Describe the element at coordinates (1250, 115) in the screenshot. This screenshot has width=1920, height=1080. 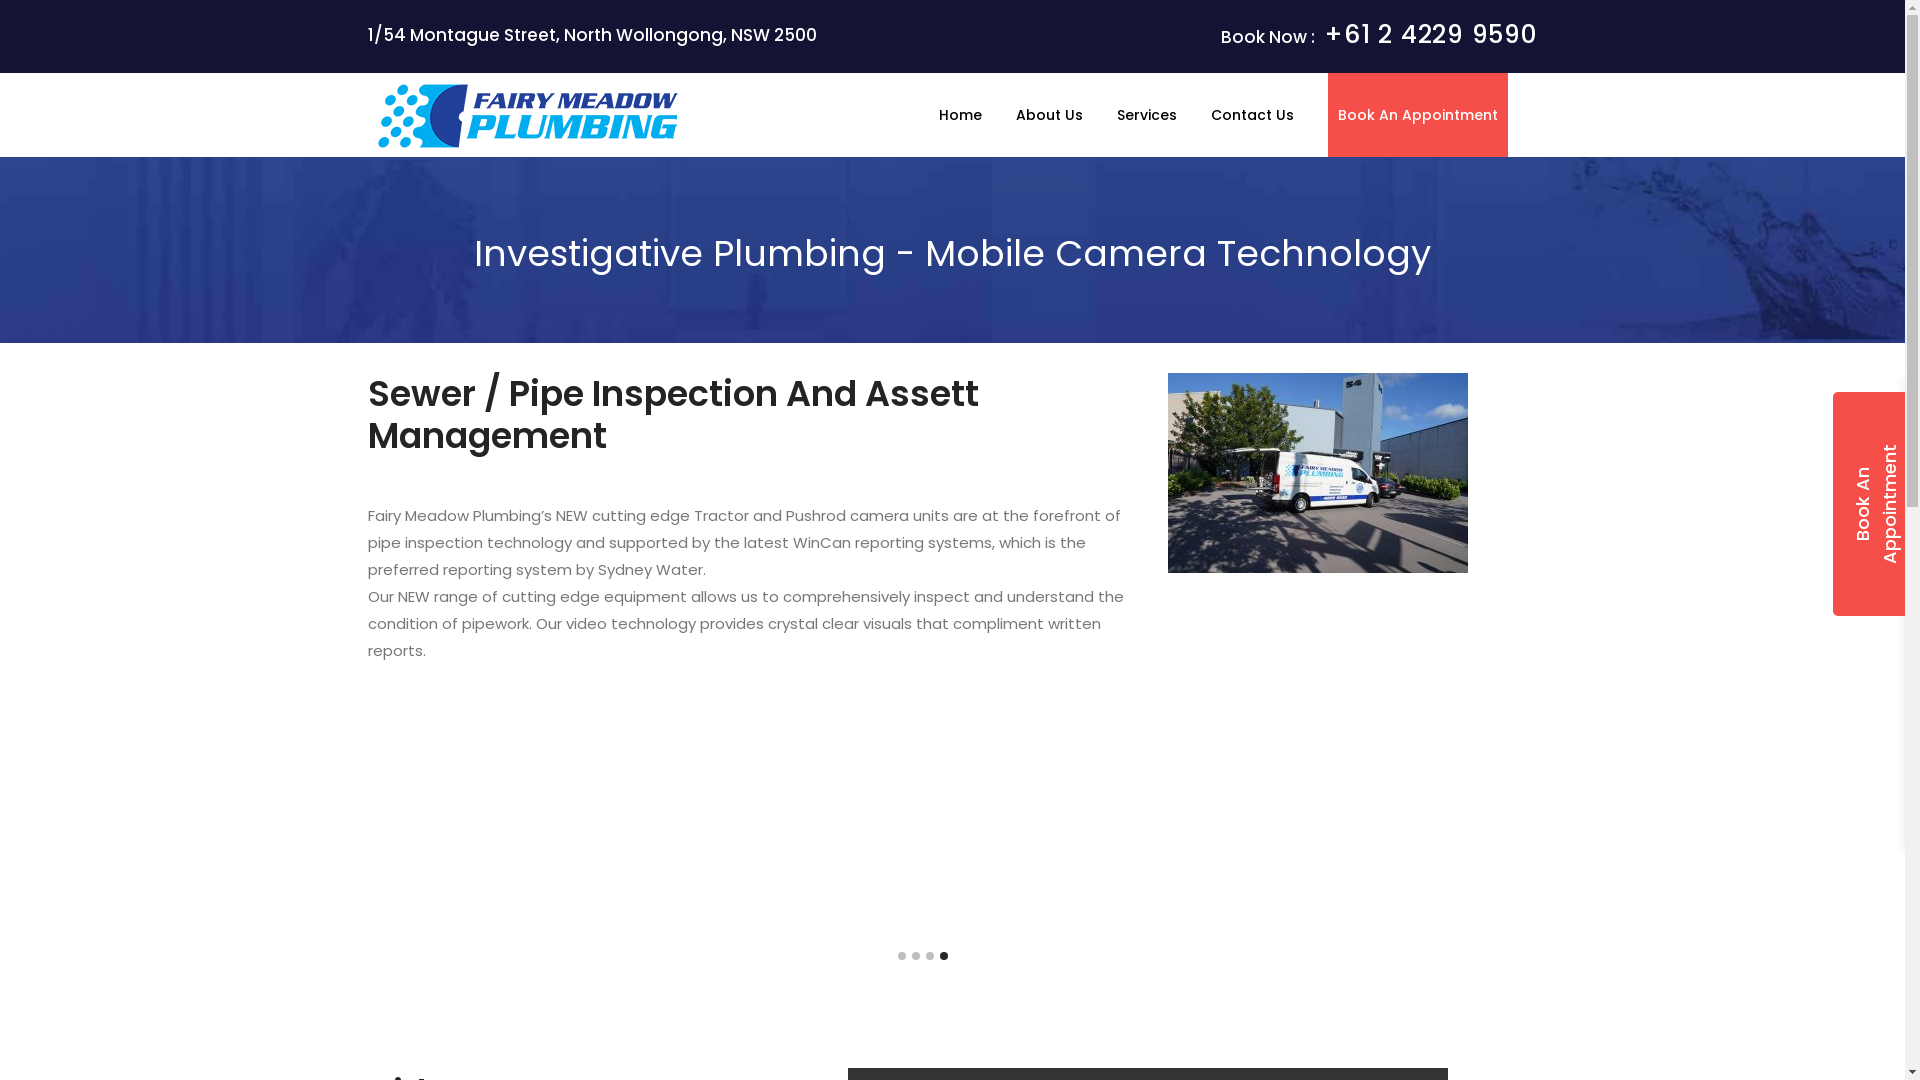
I see `'Contact Us'` at that location.